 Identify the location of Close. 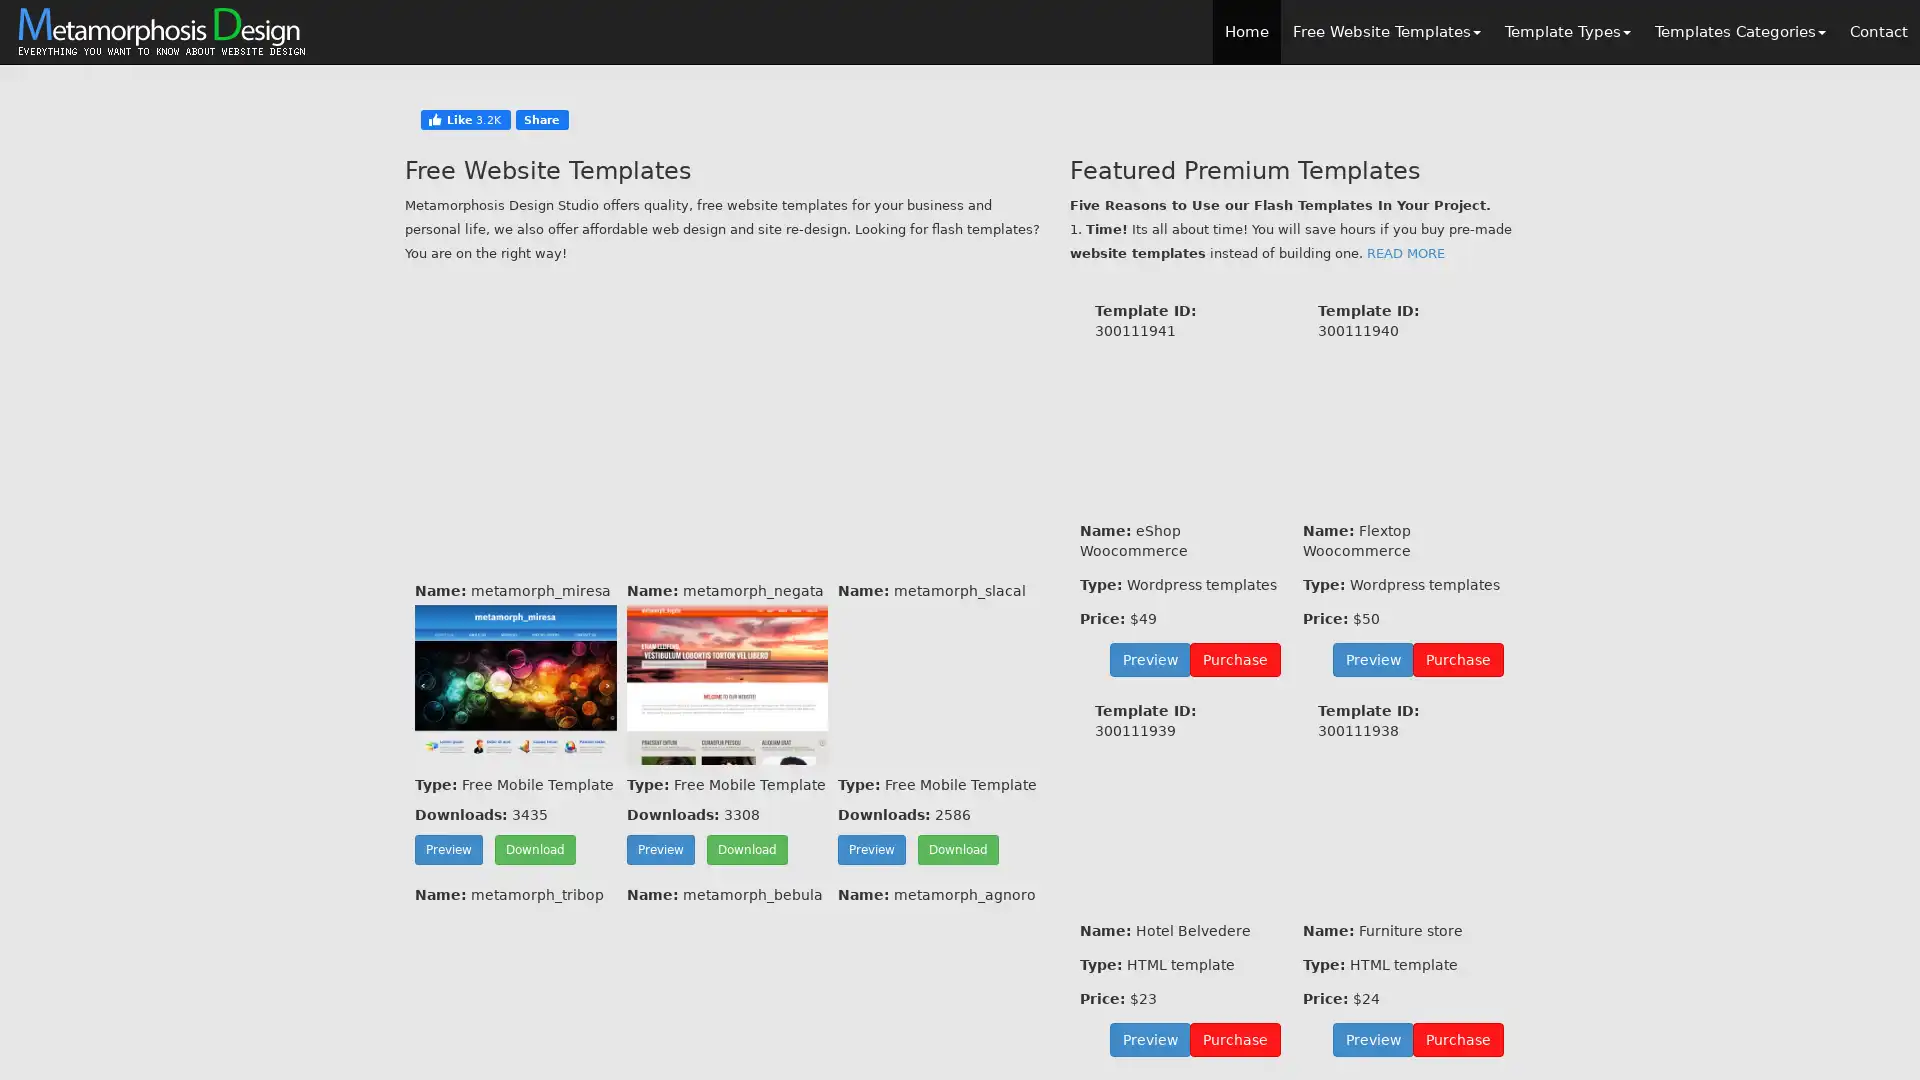
(1083, 53).